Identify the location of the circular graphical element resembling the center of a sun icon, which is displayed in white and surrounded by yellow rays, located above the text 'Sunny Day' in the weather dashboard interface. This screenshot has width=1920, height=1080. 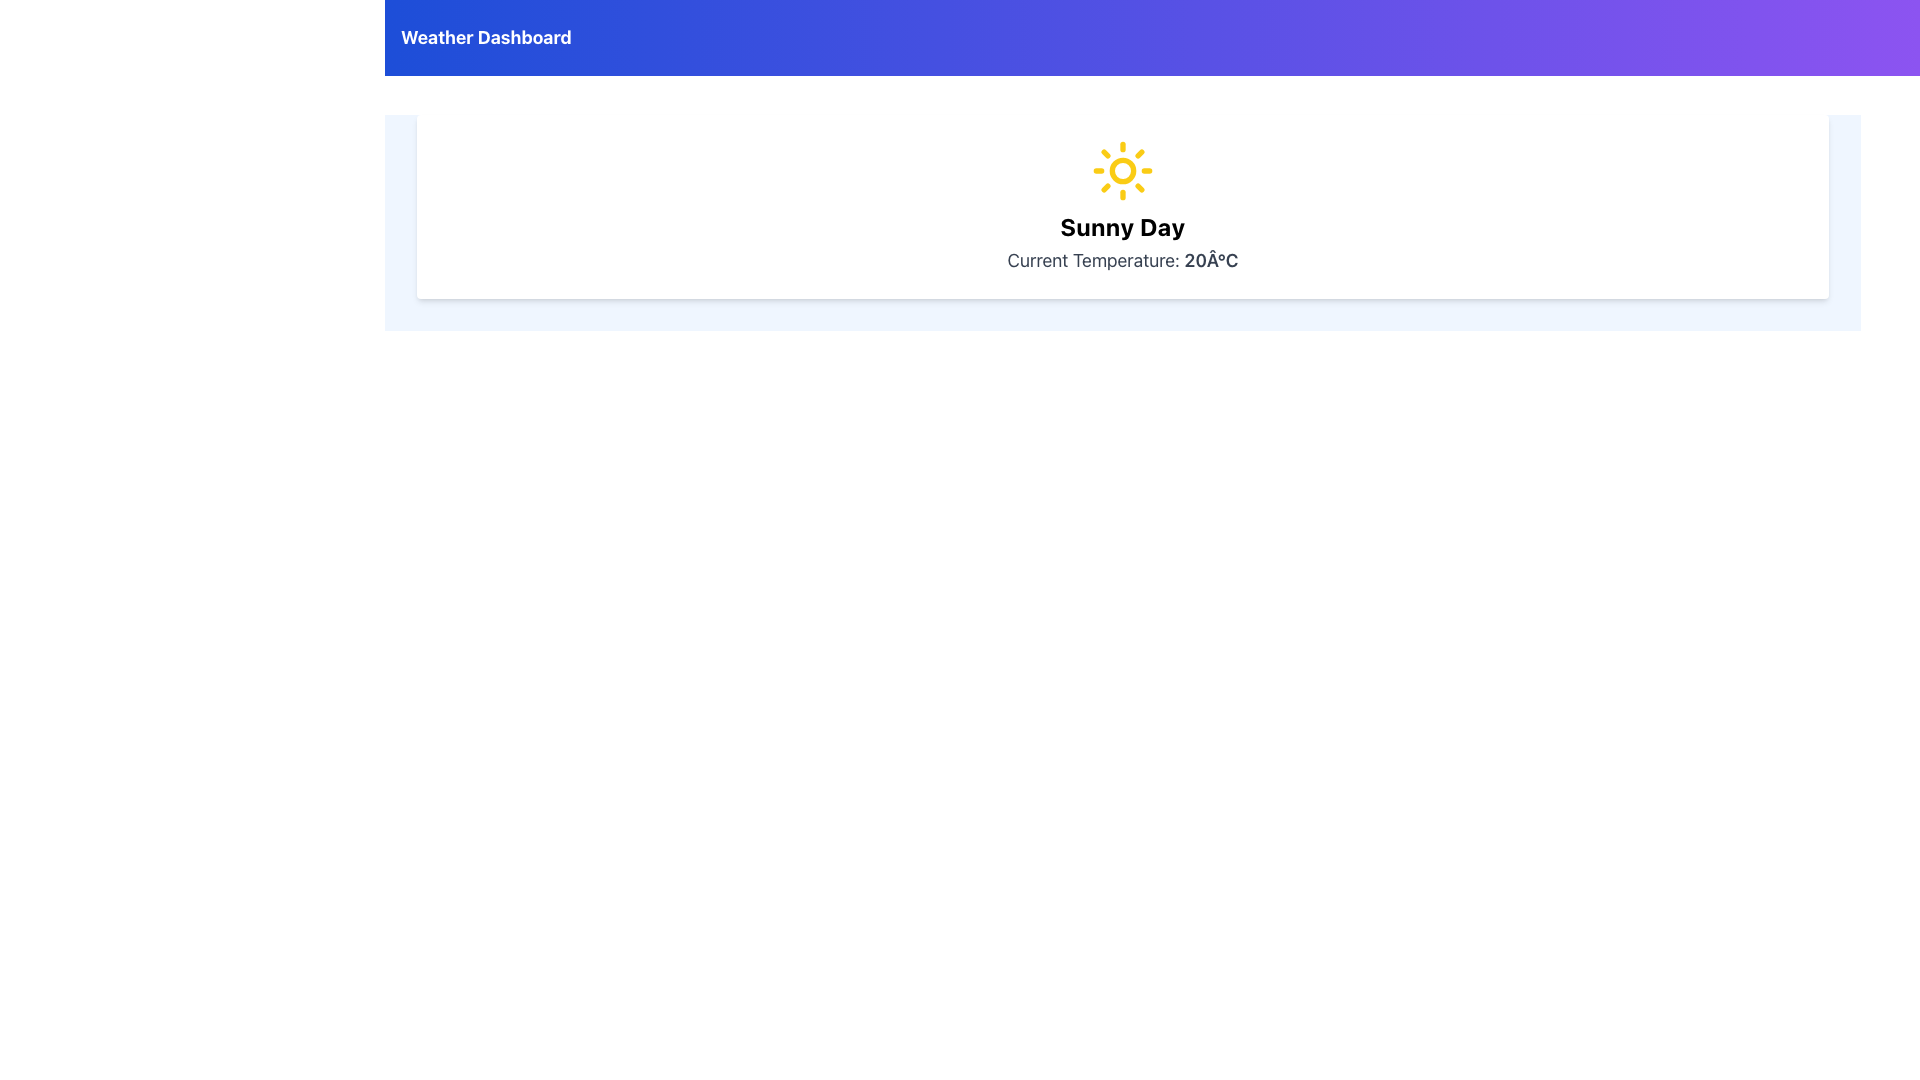
(1123, 169).